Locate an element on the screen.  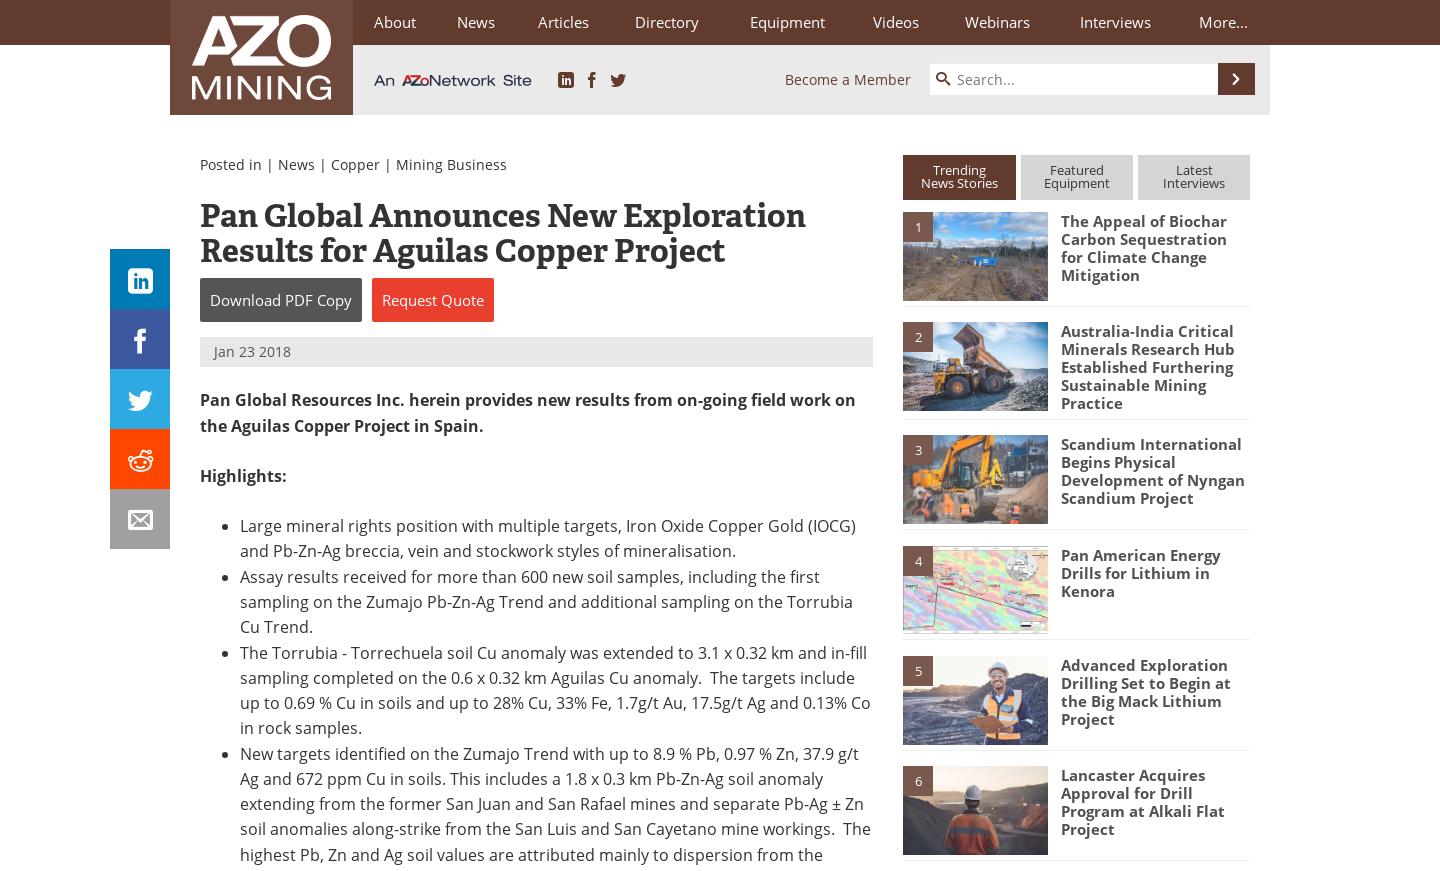
'Mining Business' is located at coordinates (451, 164).